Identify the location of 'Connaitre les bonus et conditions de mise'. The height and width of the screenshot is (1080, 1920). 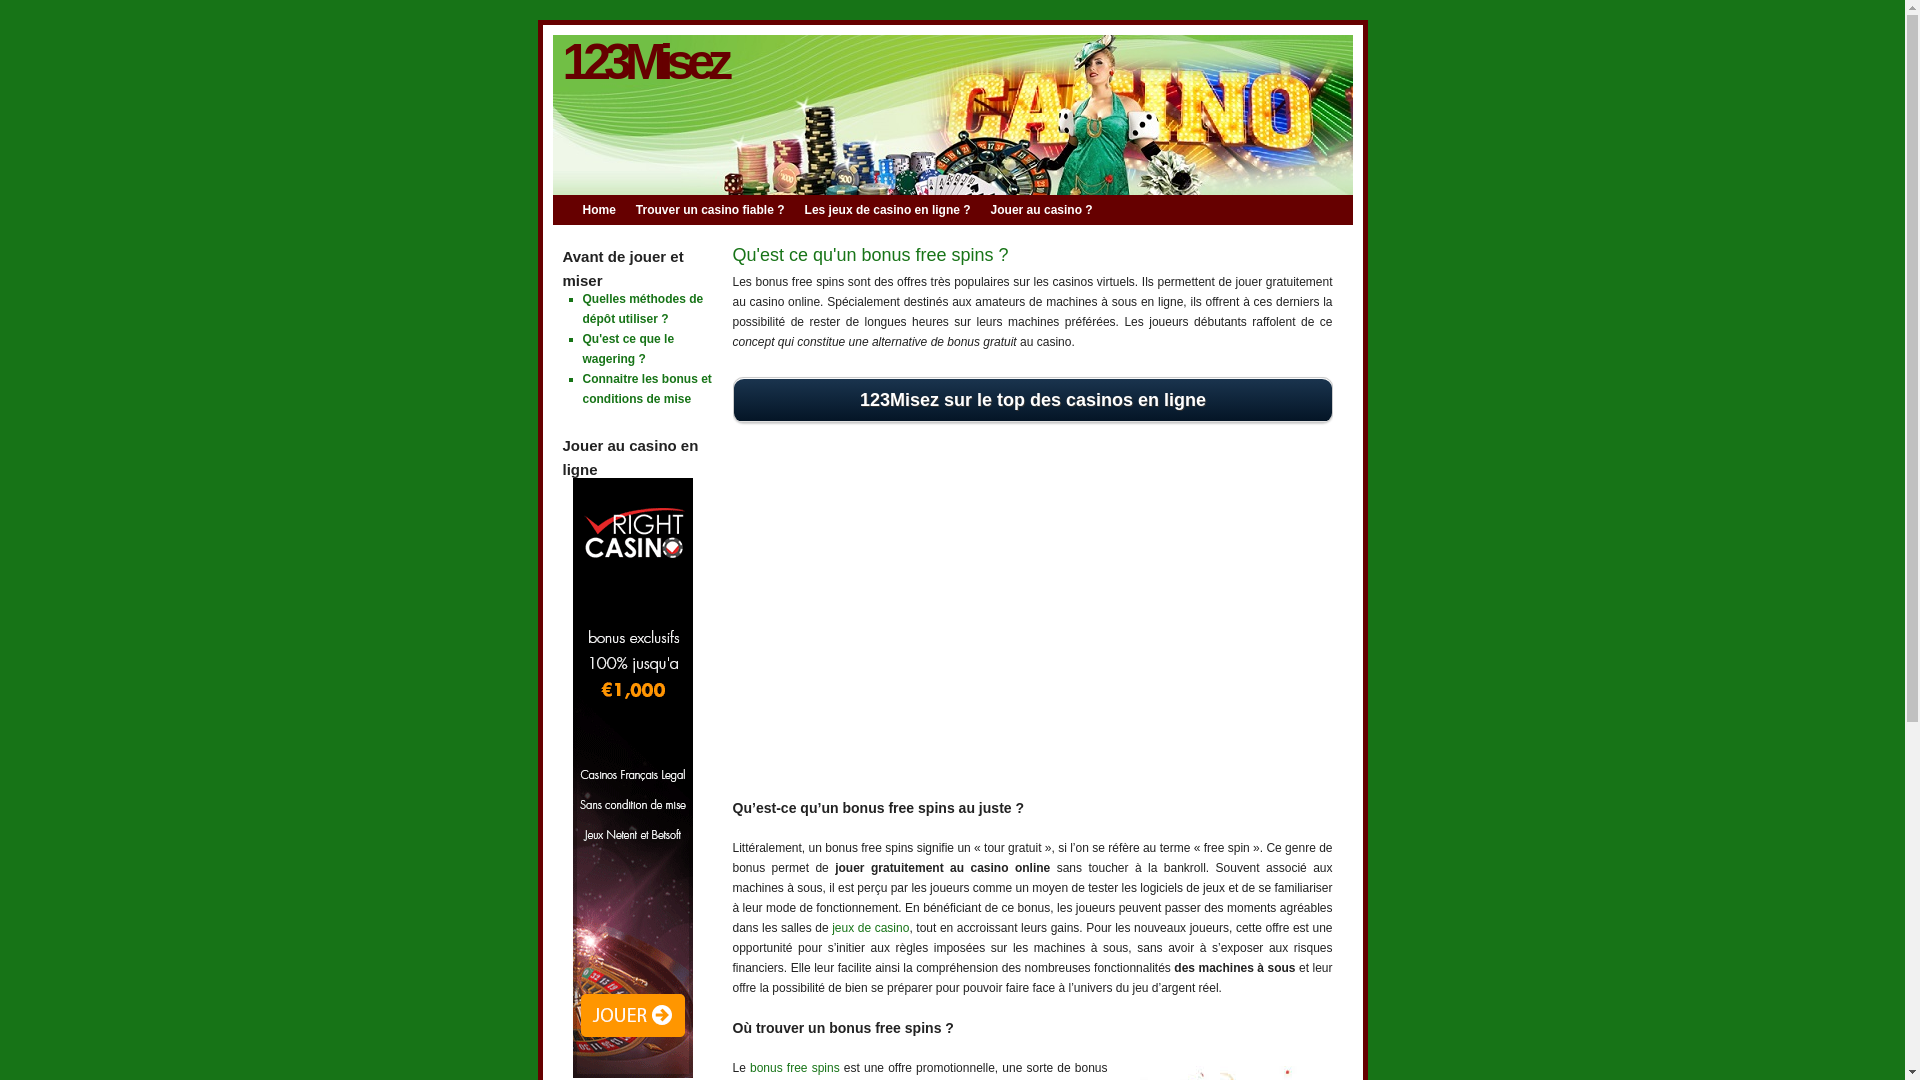
(646, 389).